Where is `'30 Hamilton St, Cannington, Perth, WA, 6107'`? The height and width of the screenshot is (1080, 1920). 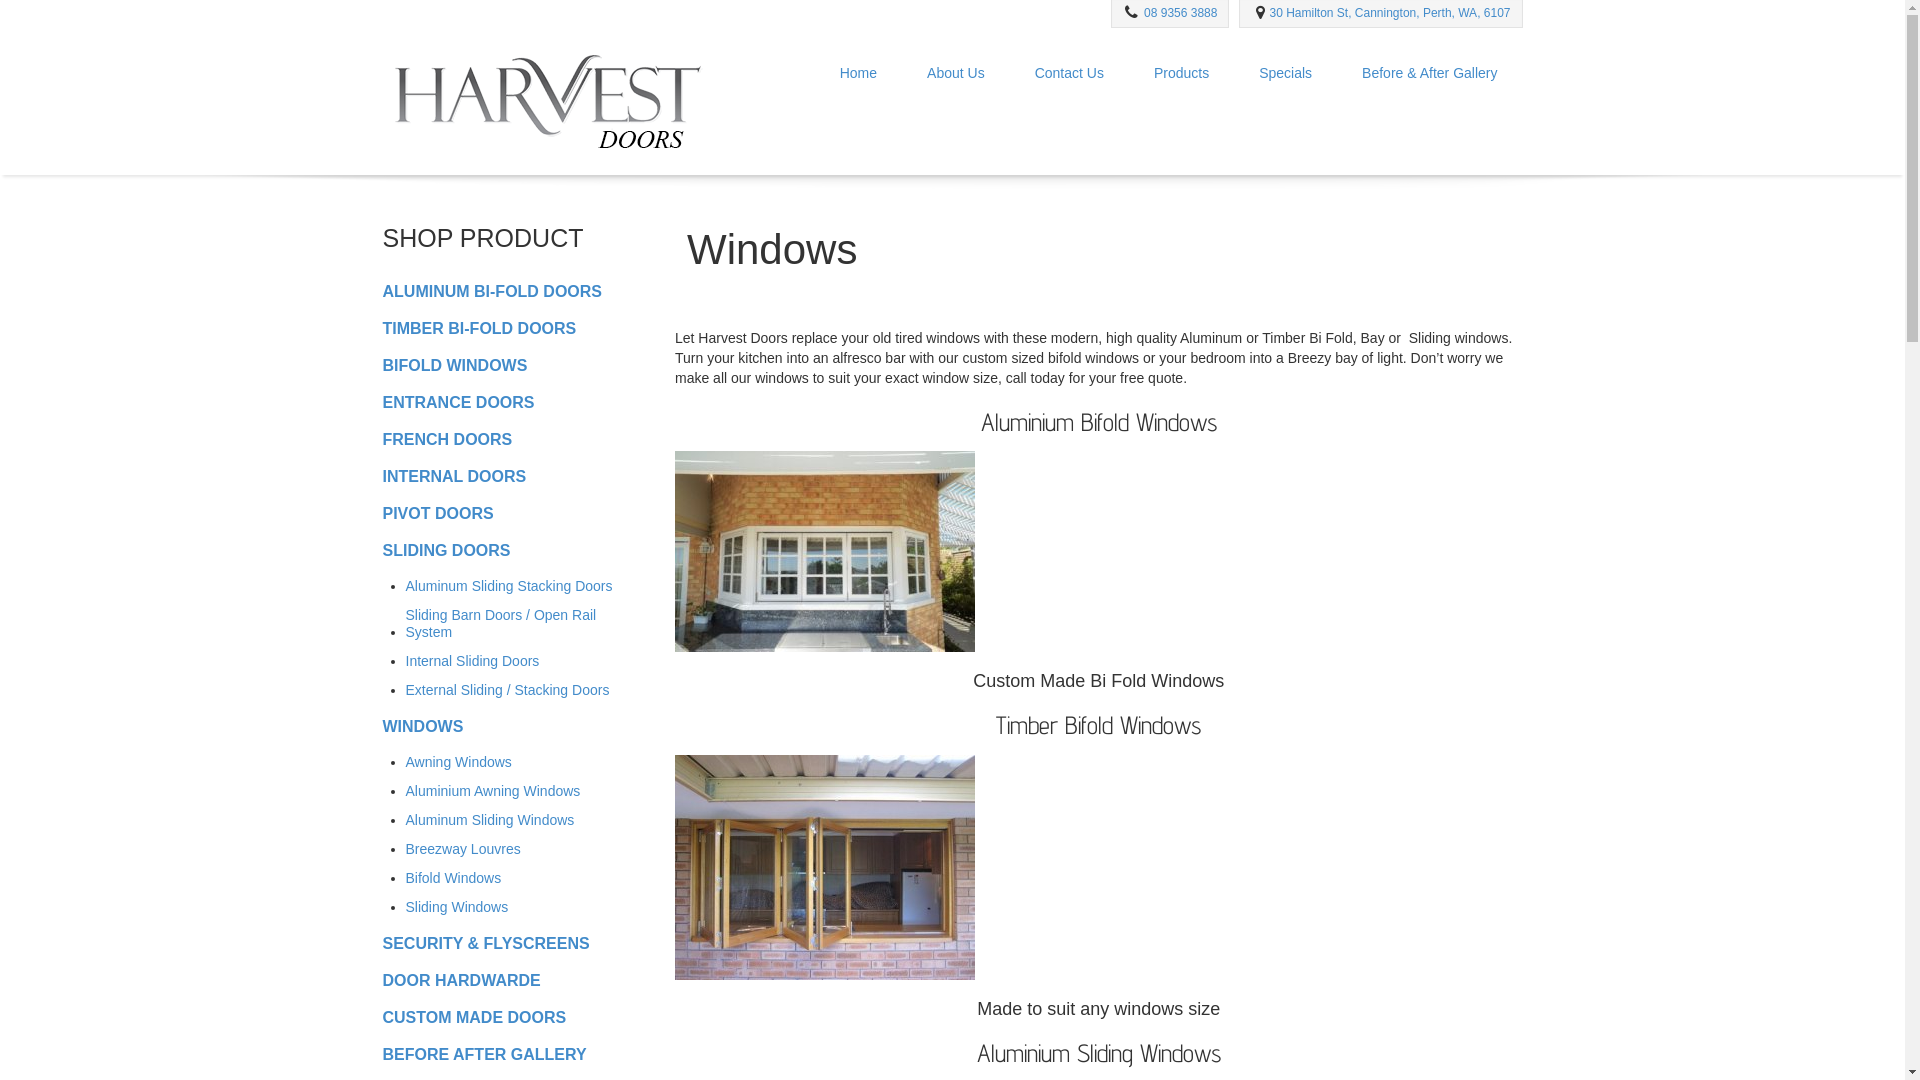
'30 Hamilton St, Cannington, Perth, WA, 6107' is located at coordinates (1388, 12).